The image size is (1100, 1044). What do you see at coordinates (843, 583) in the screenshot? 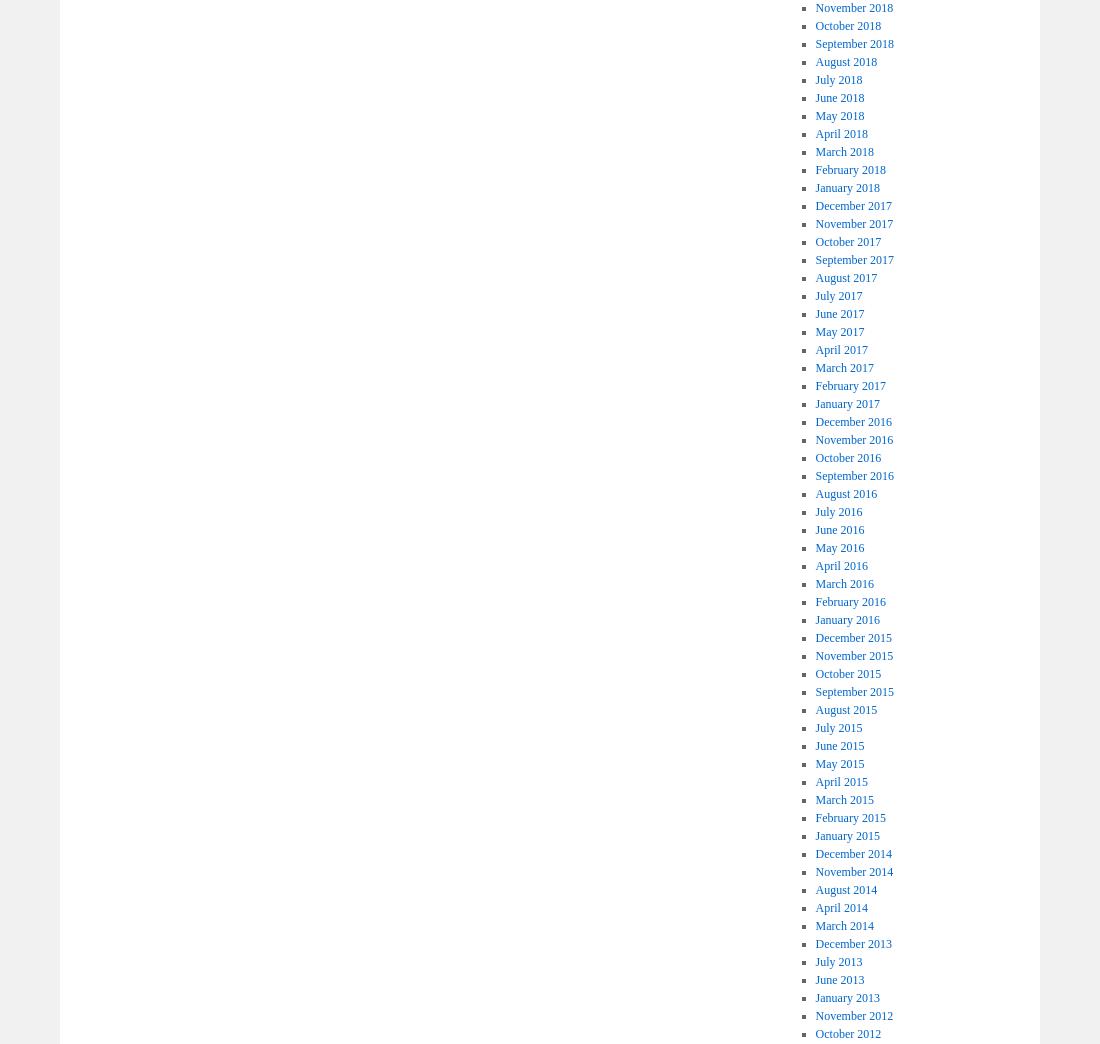
I see `'March 2016'` at bounding box center [843, 583].